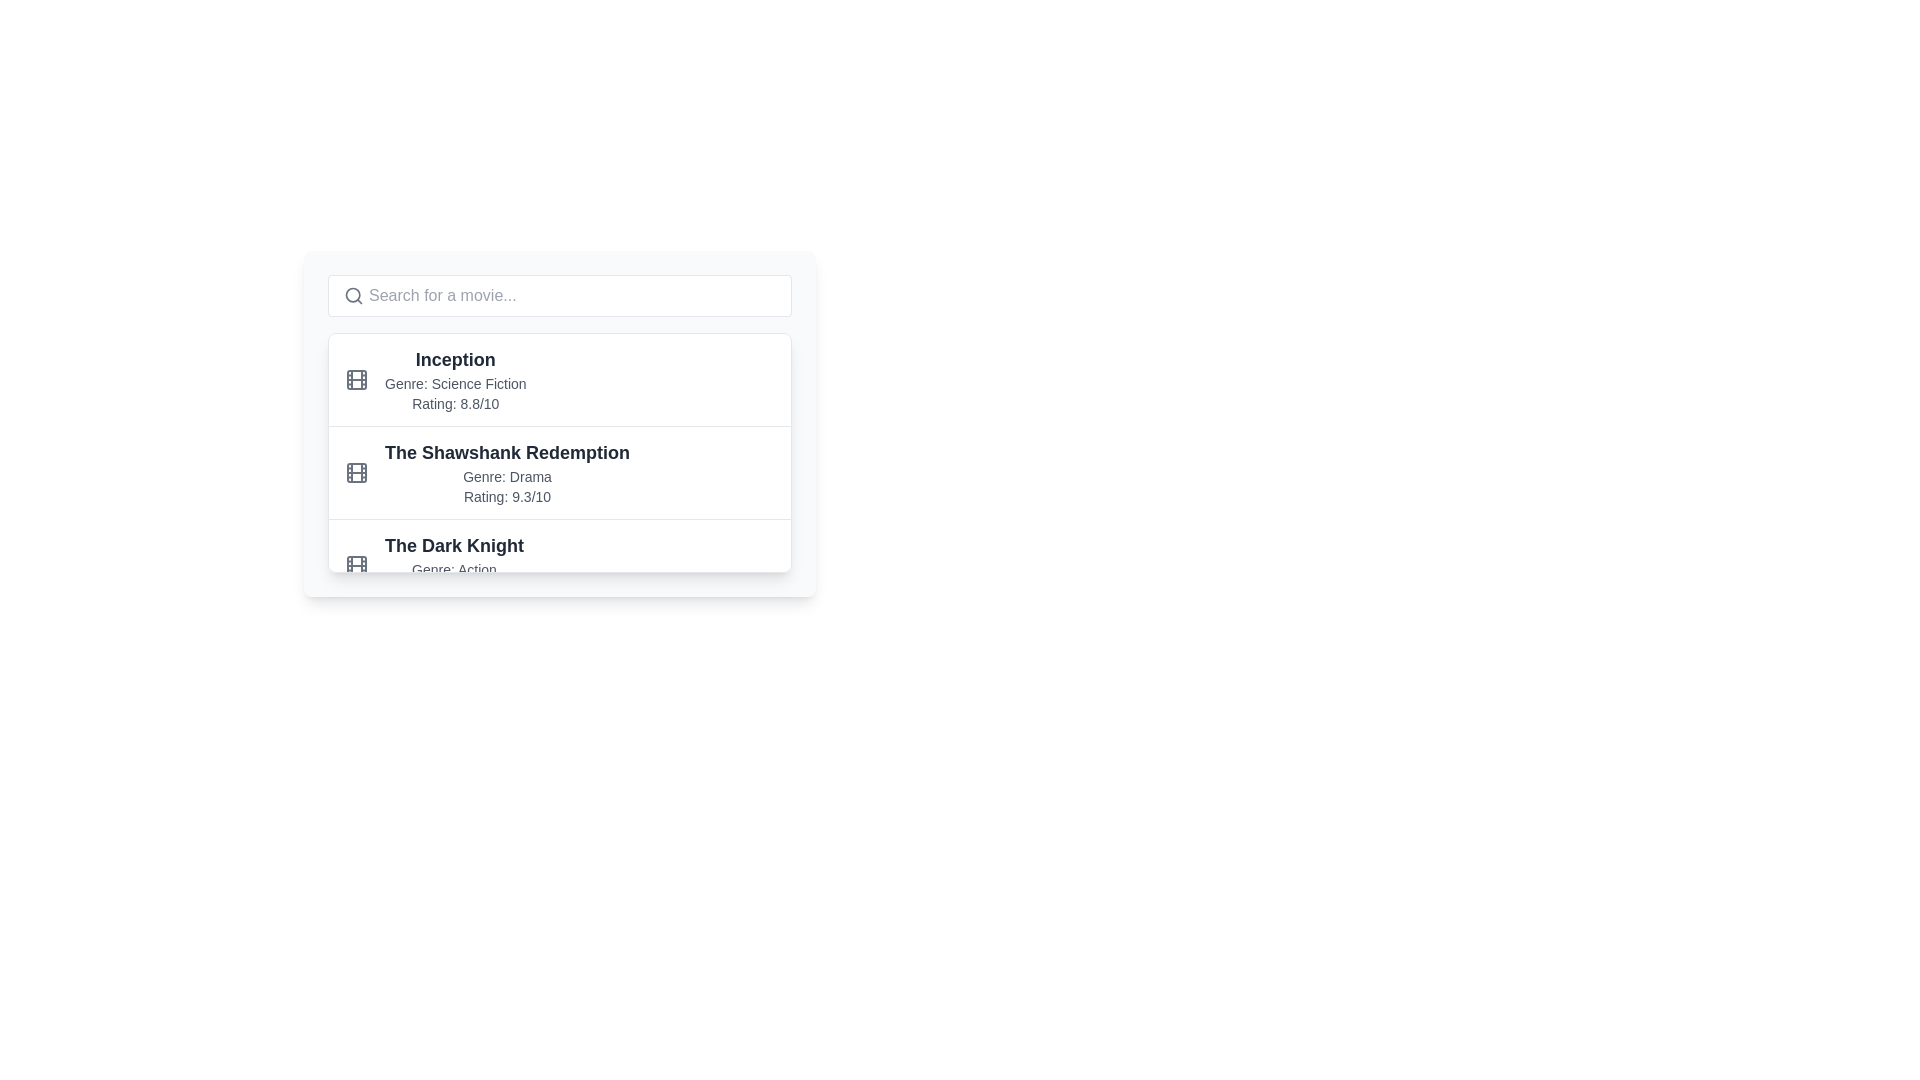 The image size is (1920, 1080). What do you see at coordinates (354, 296) in the screenshot?
I see `the search icon located on the left side of the search input field, near the placeholder text 'Search for a movie...'` at bounding box center [354, 296].